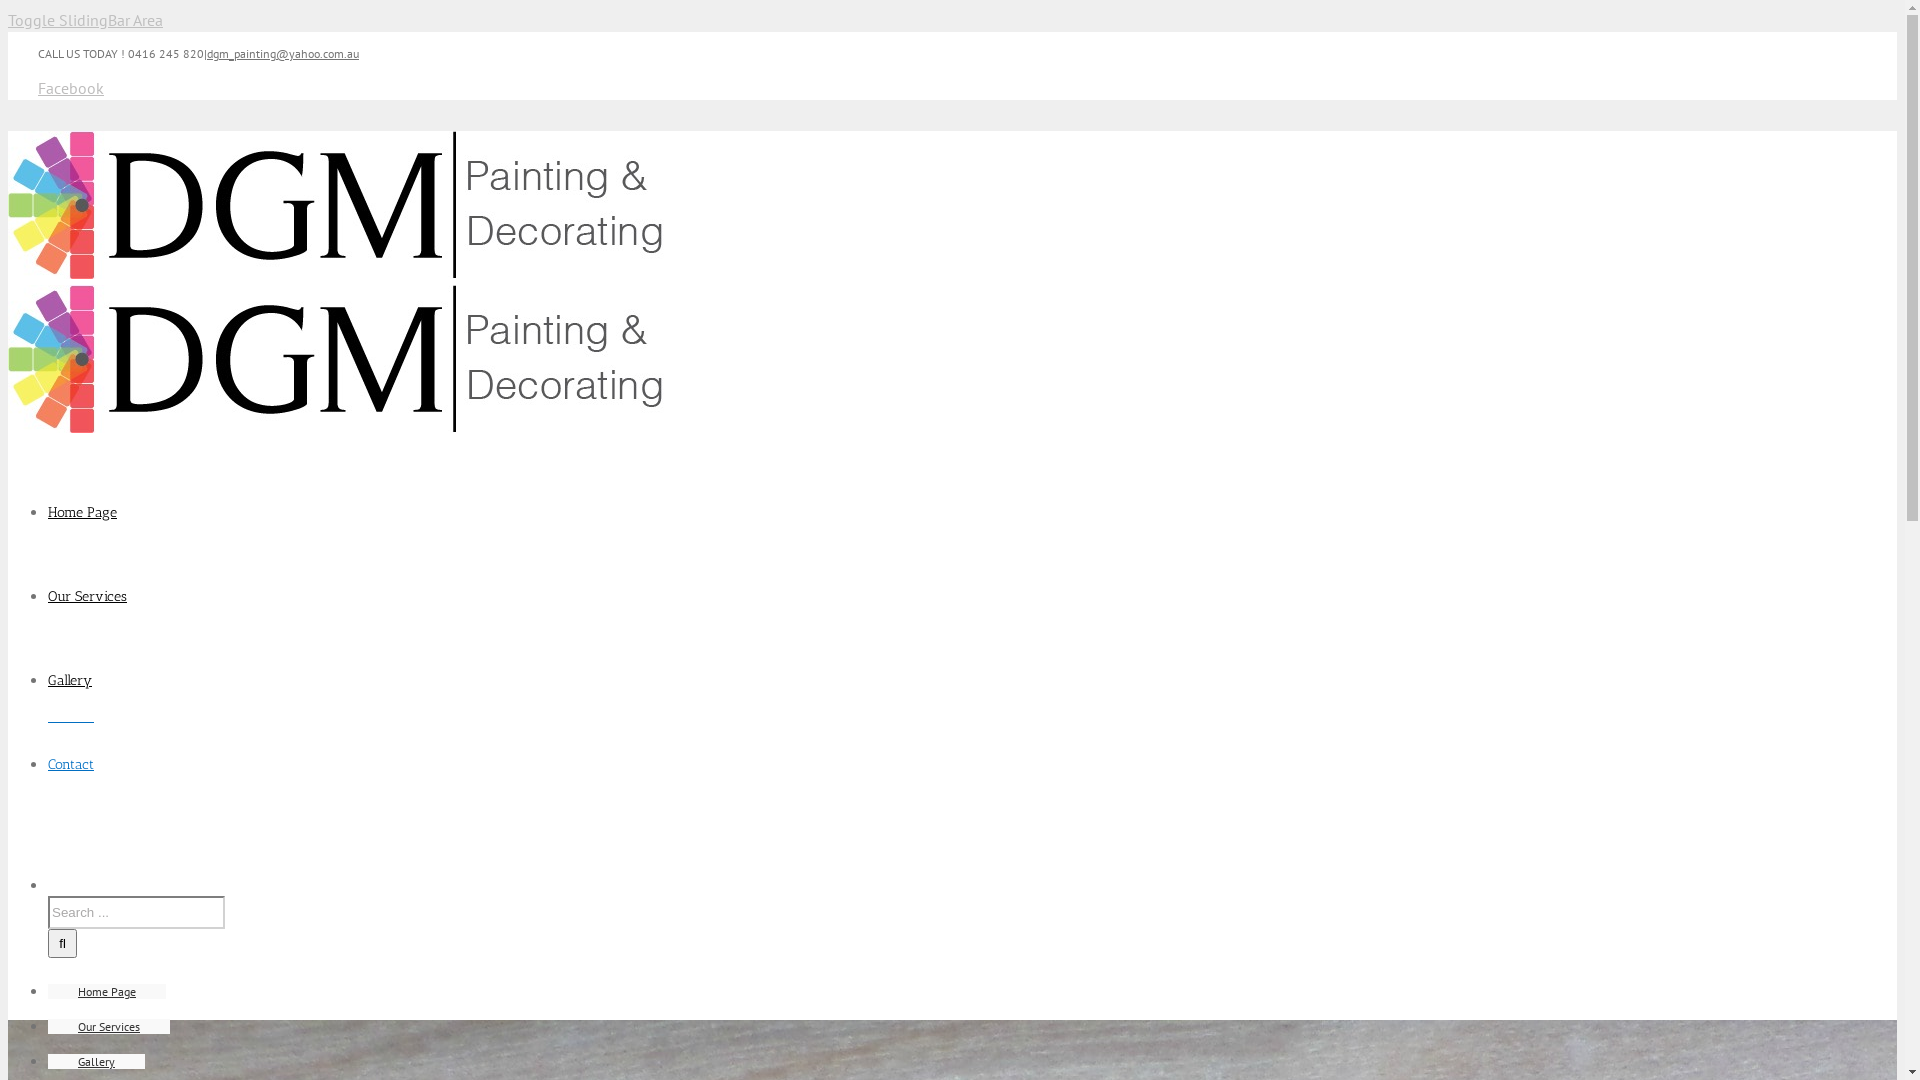 This screenshot has width=1920, height=1080. Describe the element at coordinates (95, 1060) in the screenshot. I see `'Gallery'` at that location.